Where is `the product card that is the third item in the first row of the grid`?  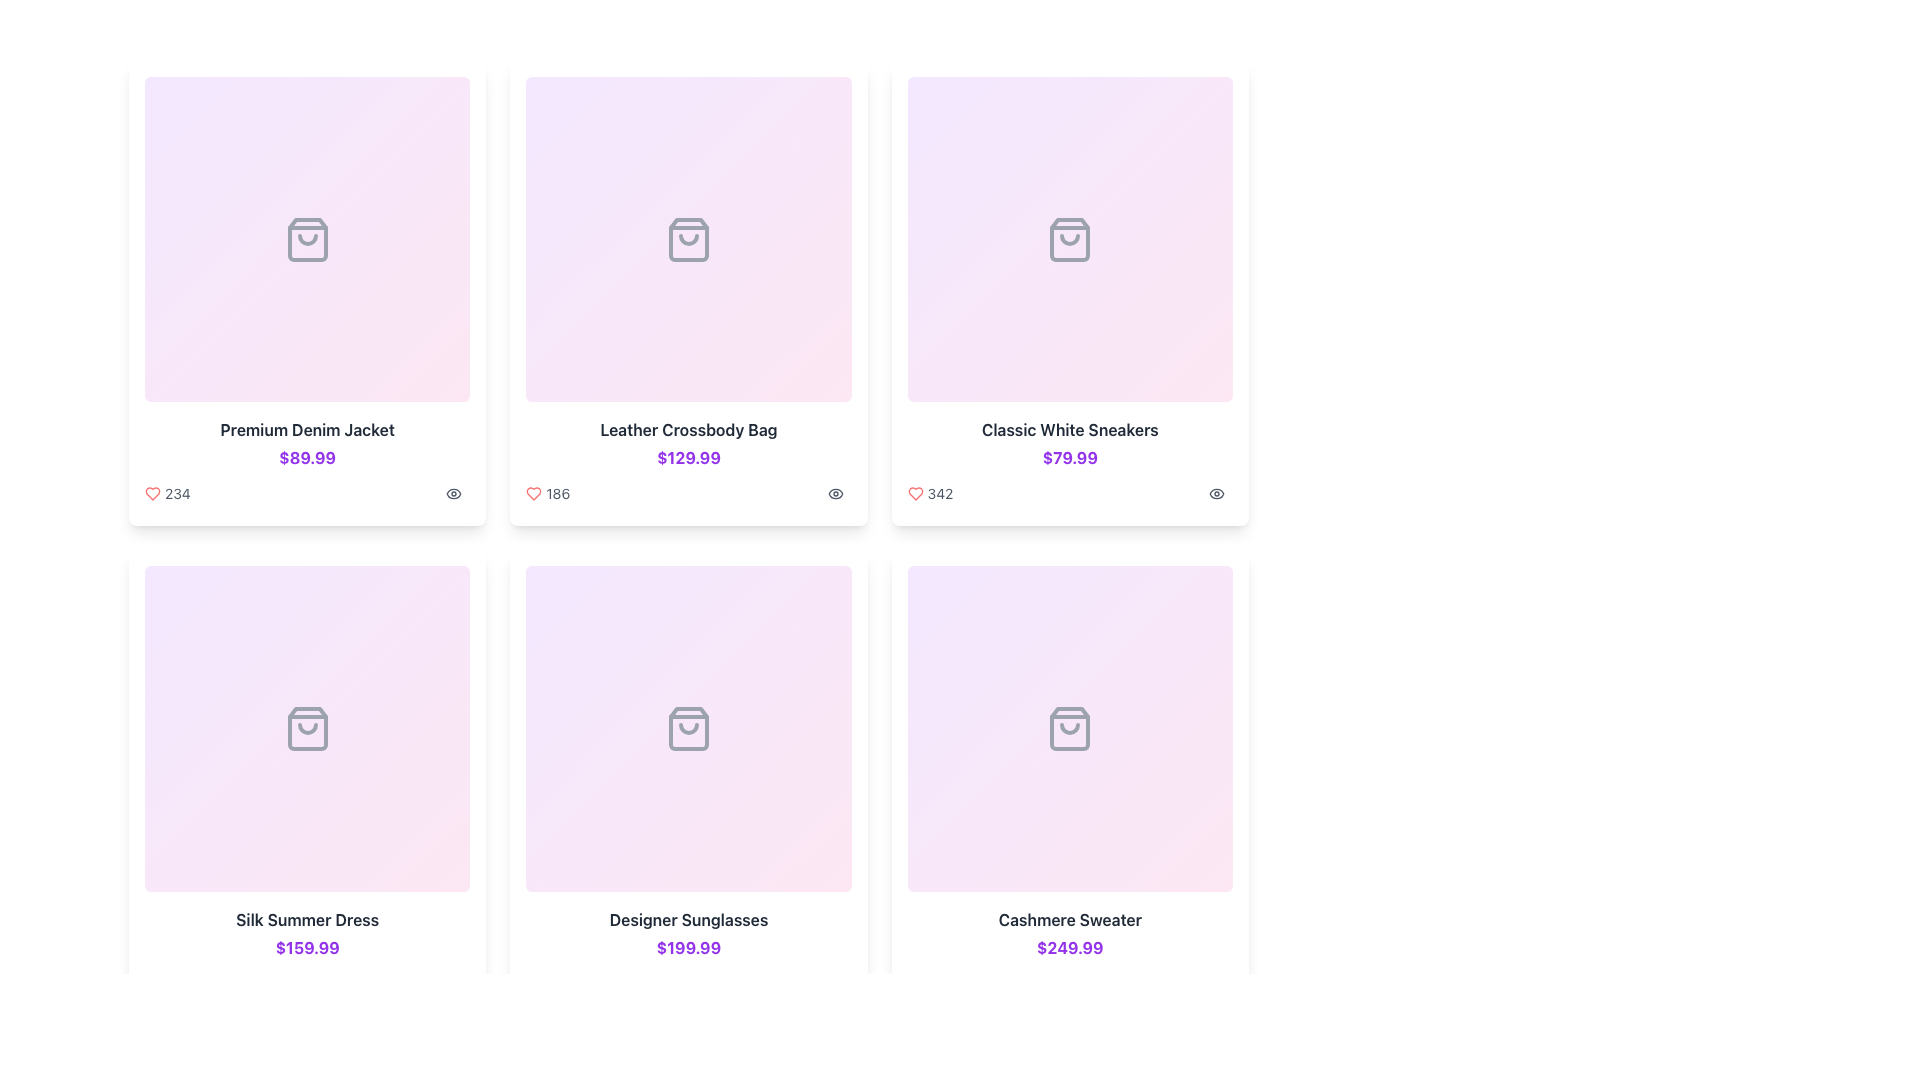 the product card that is the third item in the first row of the grid is located at coordinates (1069, 293).